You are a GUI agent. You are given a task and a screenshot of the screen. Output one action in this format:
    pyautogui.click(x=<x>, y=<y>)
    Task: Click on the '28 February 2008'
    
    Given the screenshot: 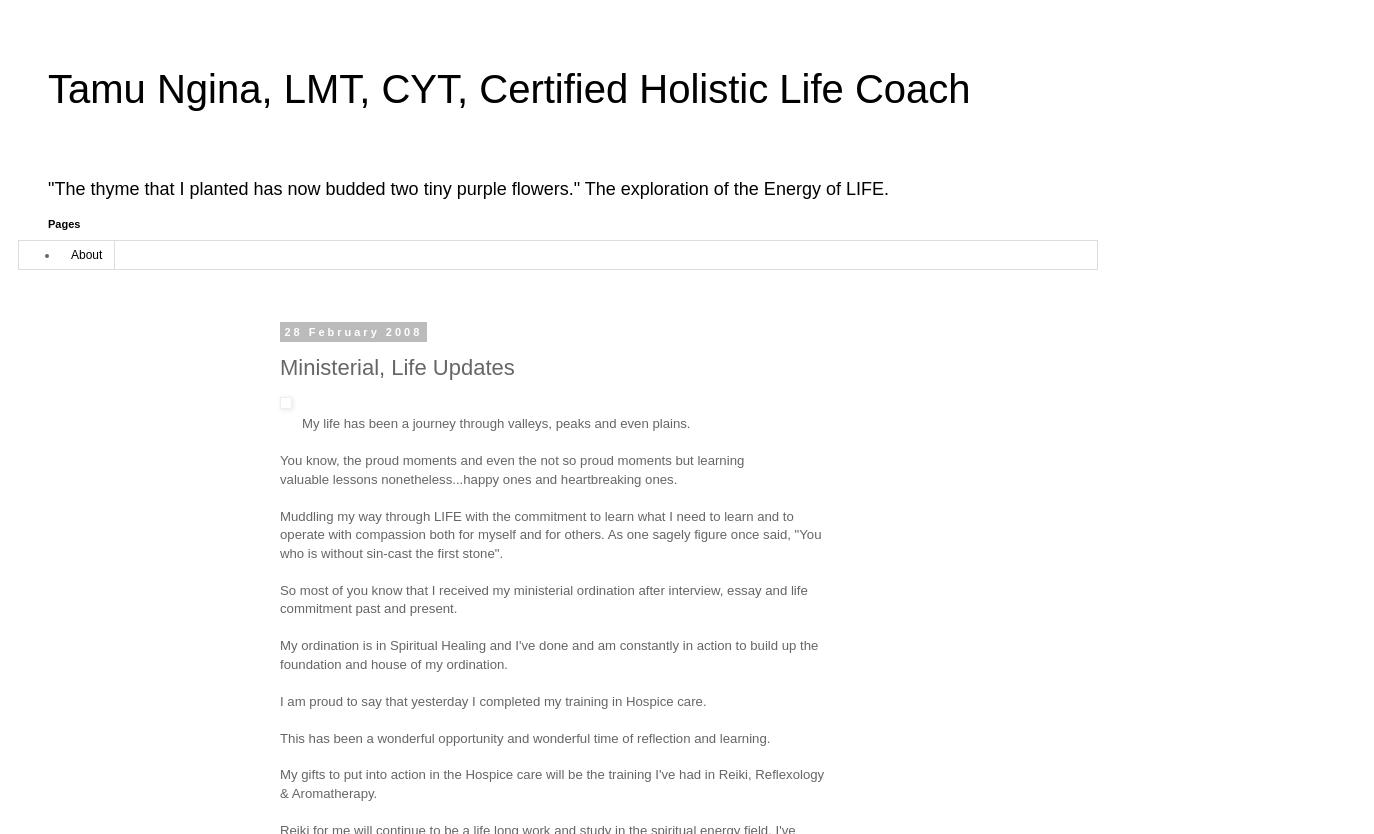 What is the action you would take?
    pyautogui.click(x=283, y=332)
    